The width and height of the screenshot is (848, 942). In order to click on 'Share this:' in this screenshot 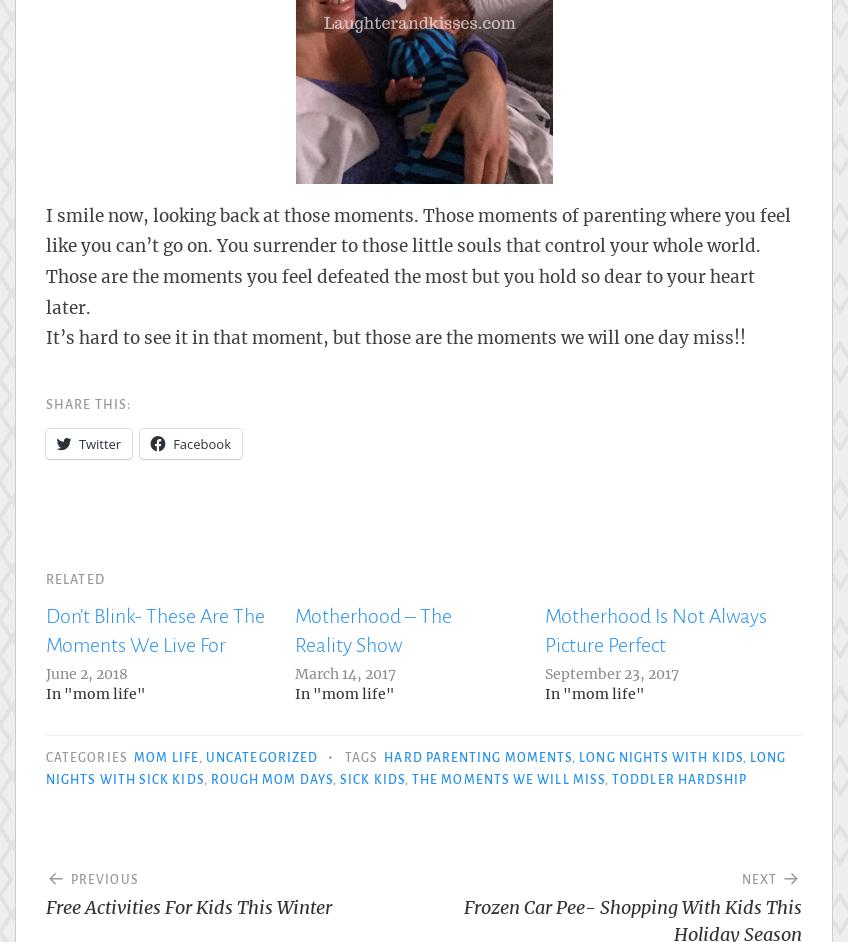, I will do `click(44, 404)`.